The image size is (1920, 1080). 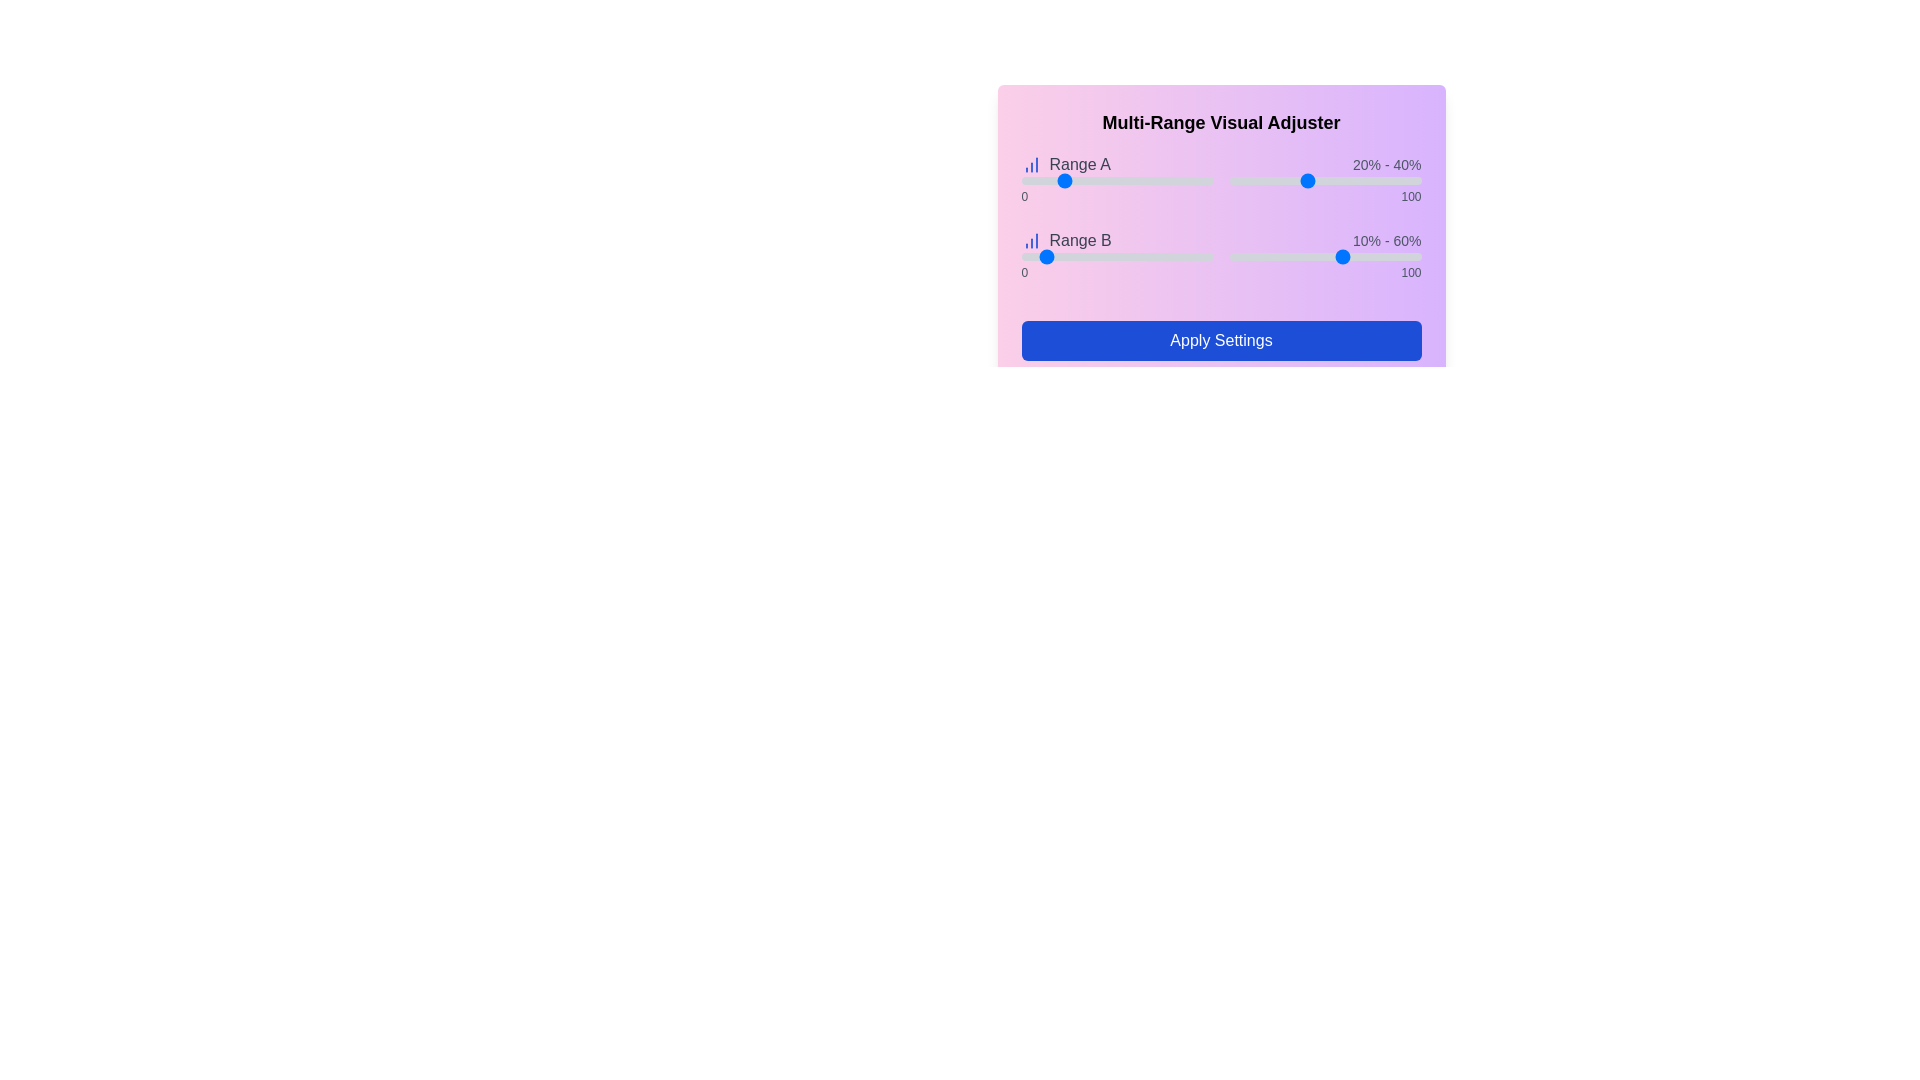 What do you see at coordinates (1152, 256) in the screenshot?
I see `the Range B slider position` at bounding box center [1152, 256].